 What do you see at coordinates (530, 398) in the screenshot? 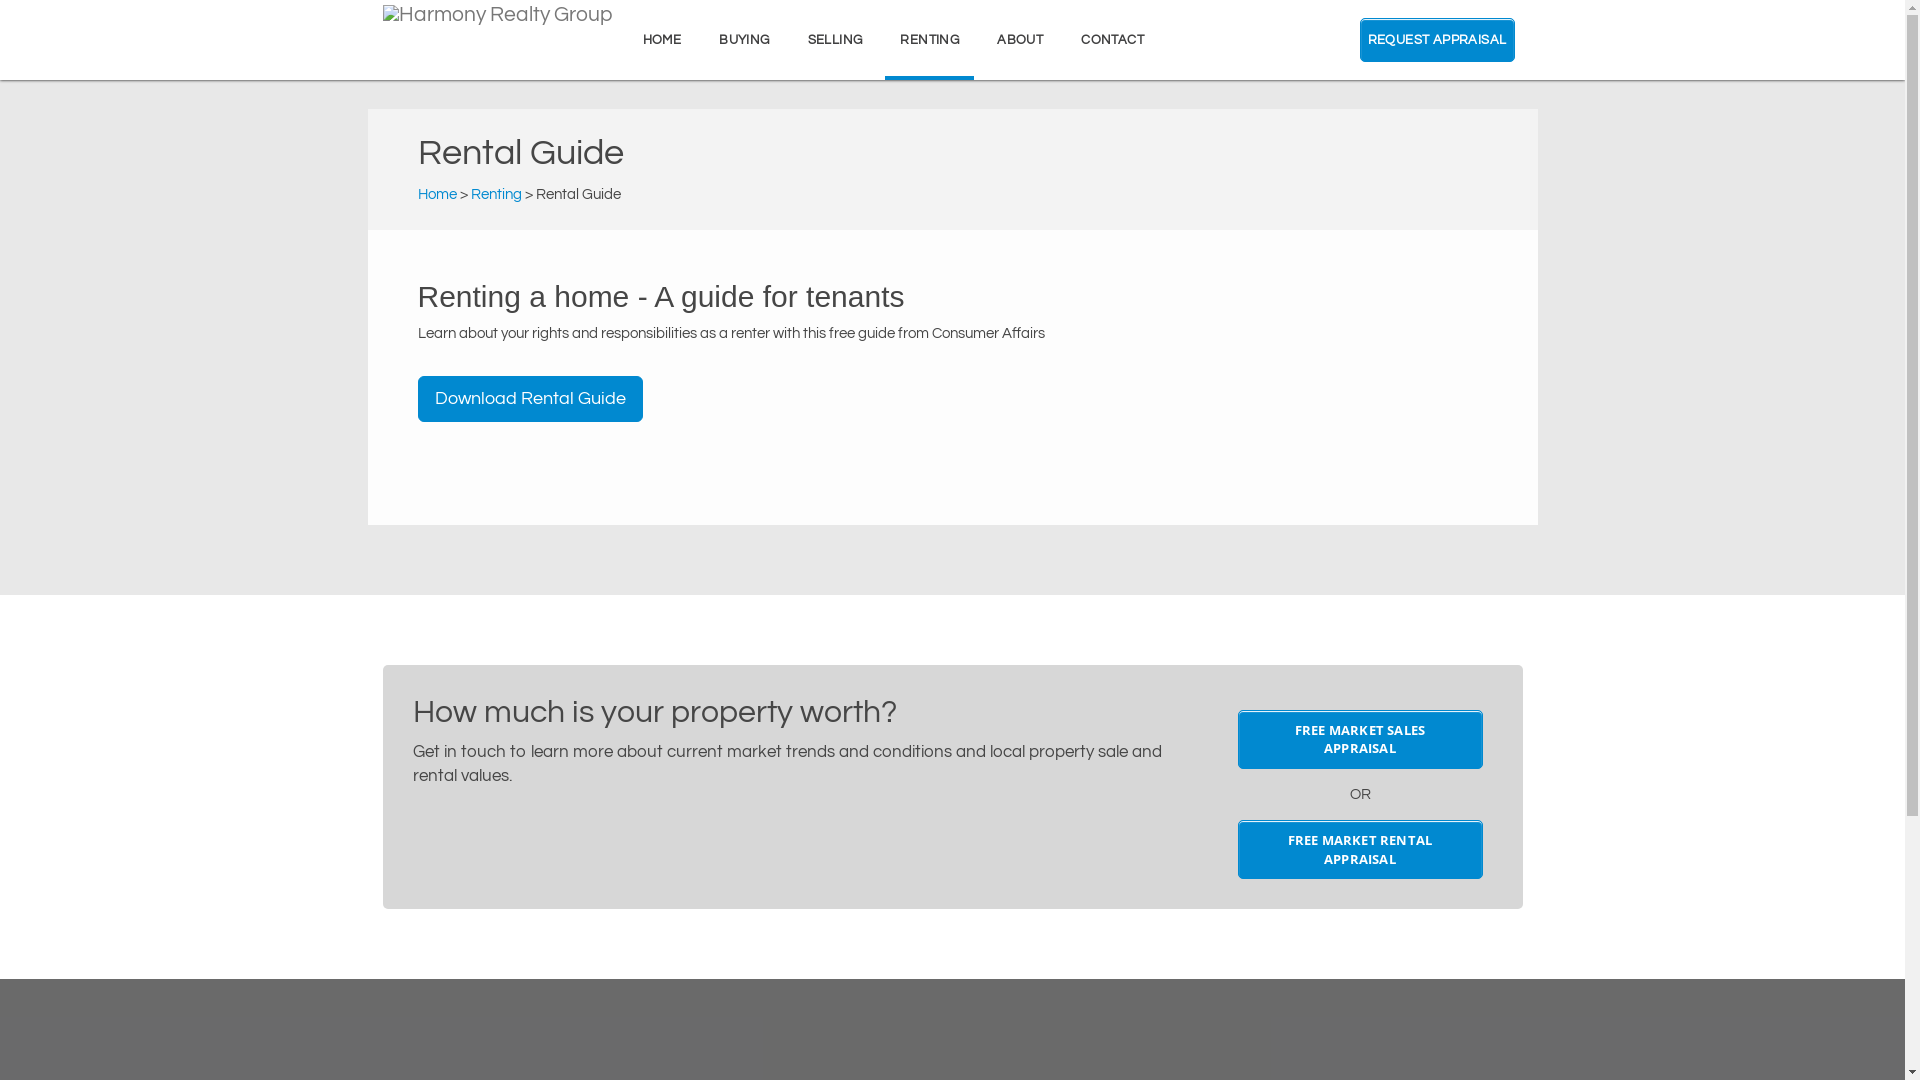
I see `'Download Rental Guide'` at bounding box center [530, 398].